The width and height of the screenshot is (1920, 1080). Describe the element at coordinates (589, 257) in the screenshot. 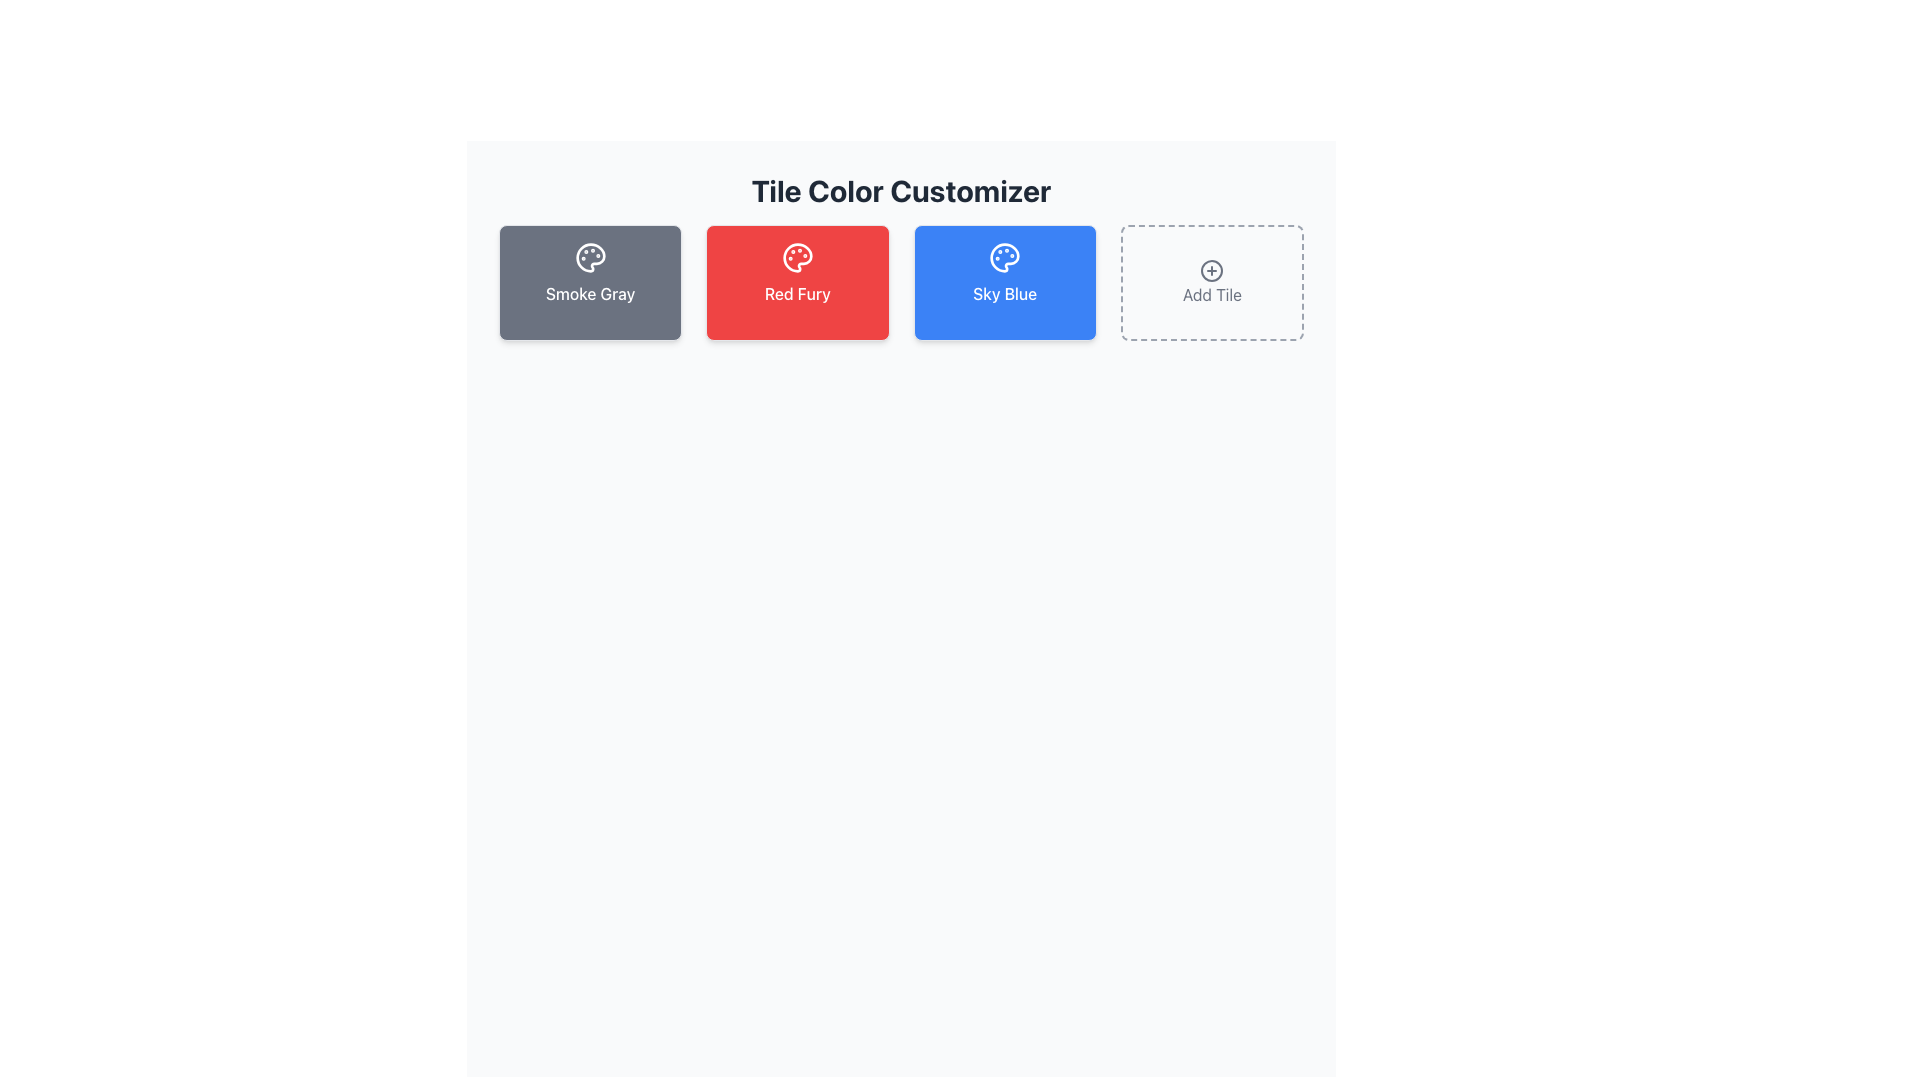

I see `the Decorative Icon representing the 'Smoke Gray' tile component, which is part of a horizontal group of color palette tiles` at that location.